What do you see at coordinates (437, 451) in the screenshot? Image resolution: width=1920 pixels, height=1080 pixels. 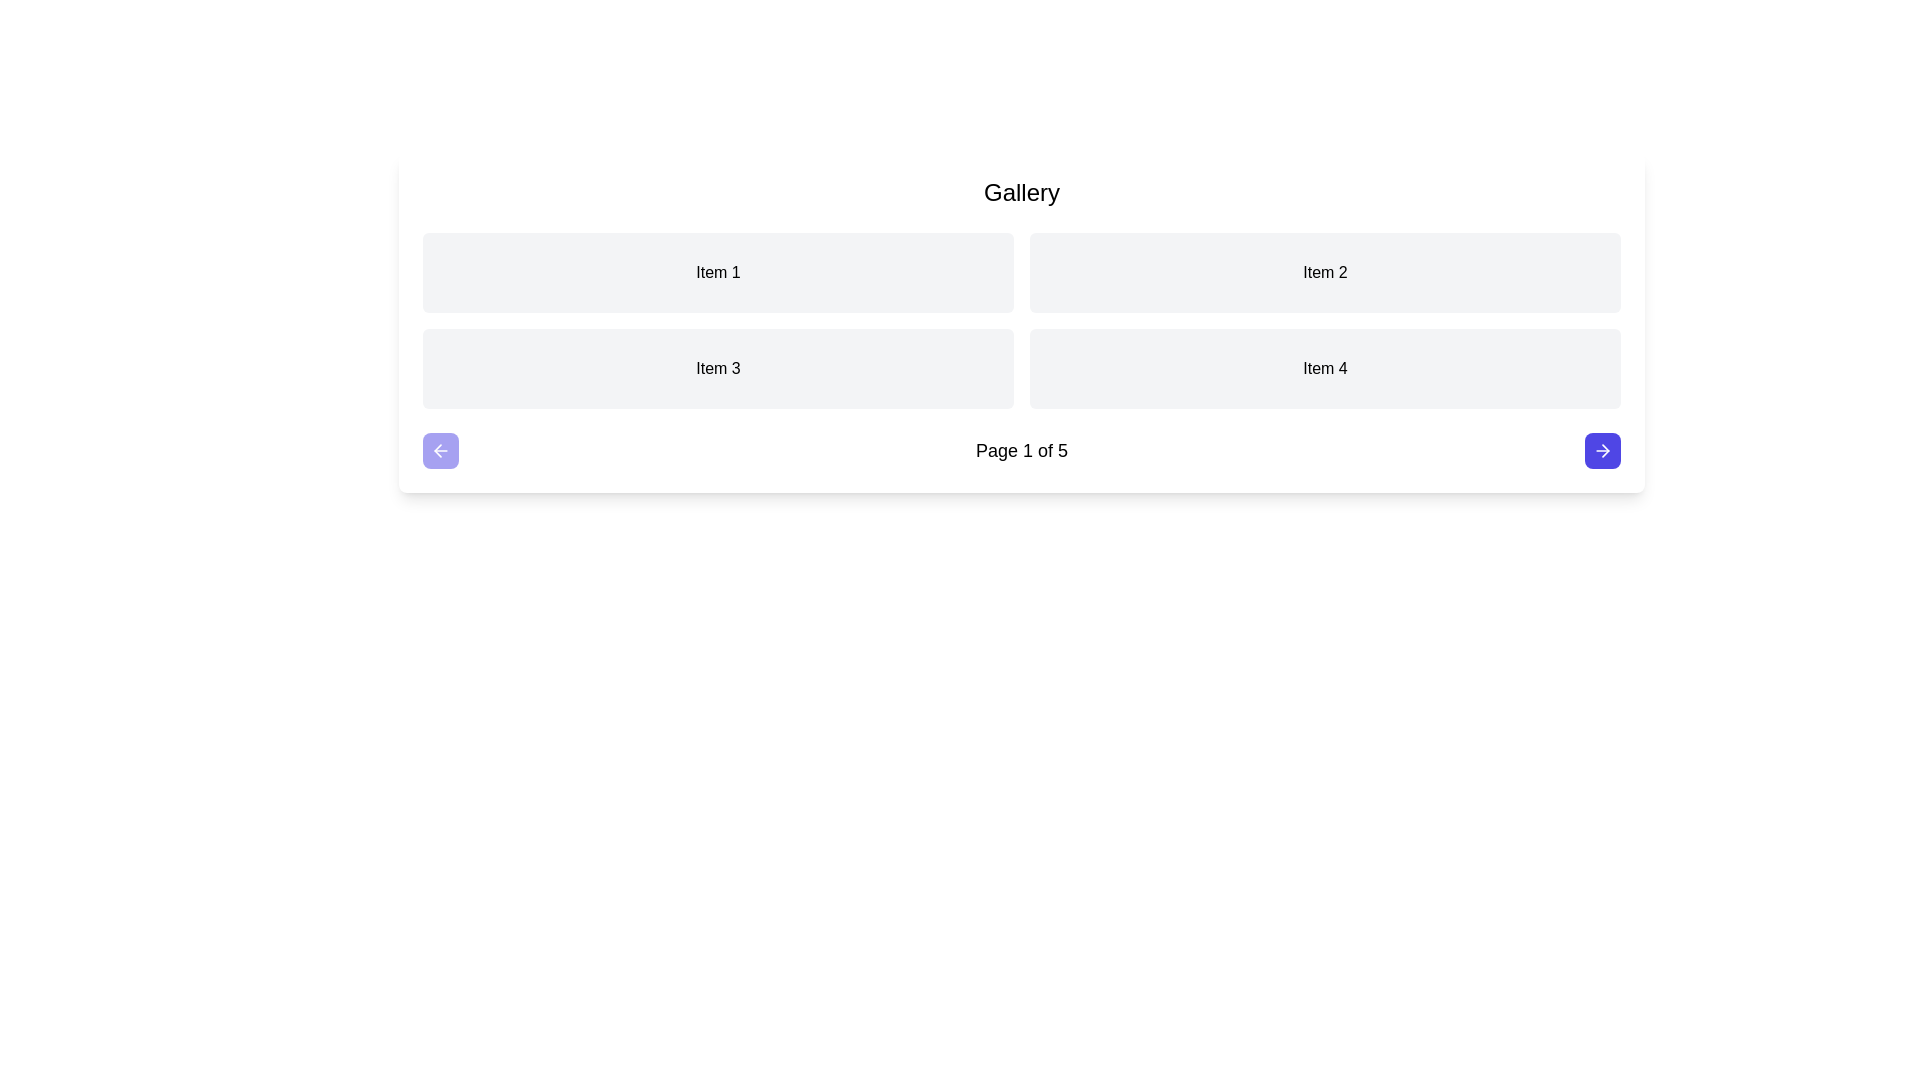 I see `the leftward arrow icon` at bounding box center [437, 451].